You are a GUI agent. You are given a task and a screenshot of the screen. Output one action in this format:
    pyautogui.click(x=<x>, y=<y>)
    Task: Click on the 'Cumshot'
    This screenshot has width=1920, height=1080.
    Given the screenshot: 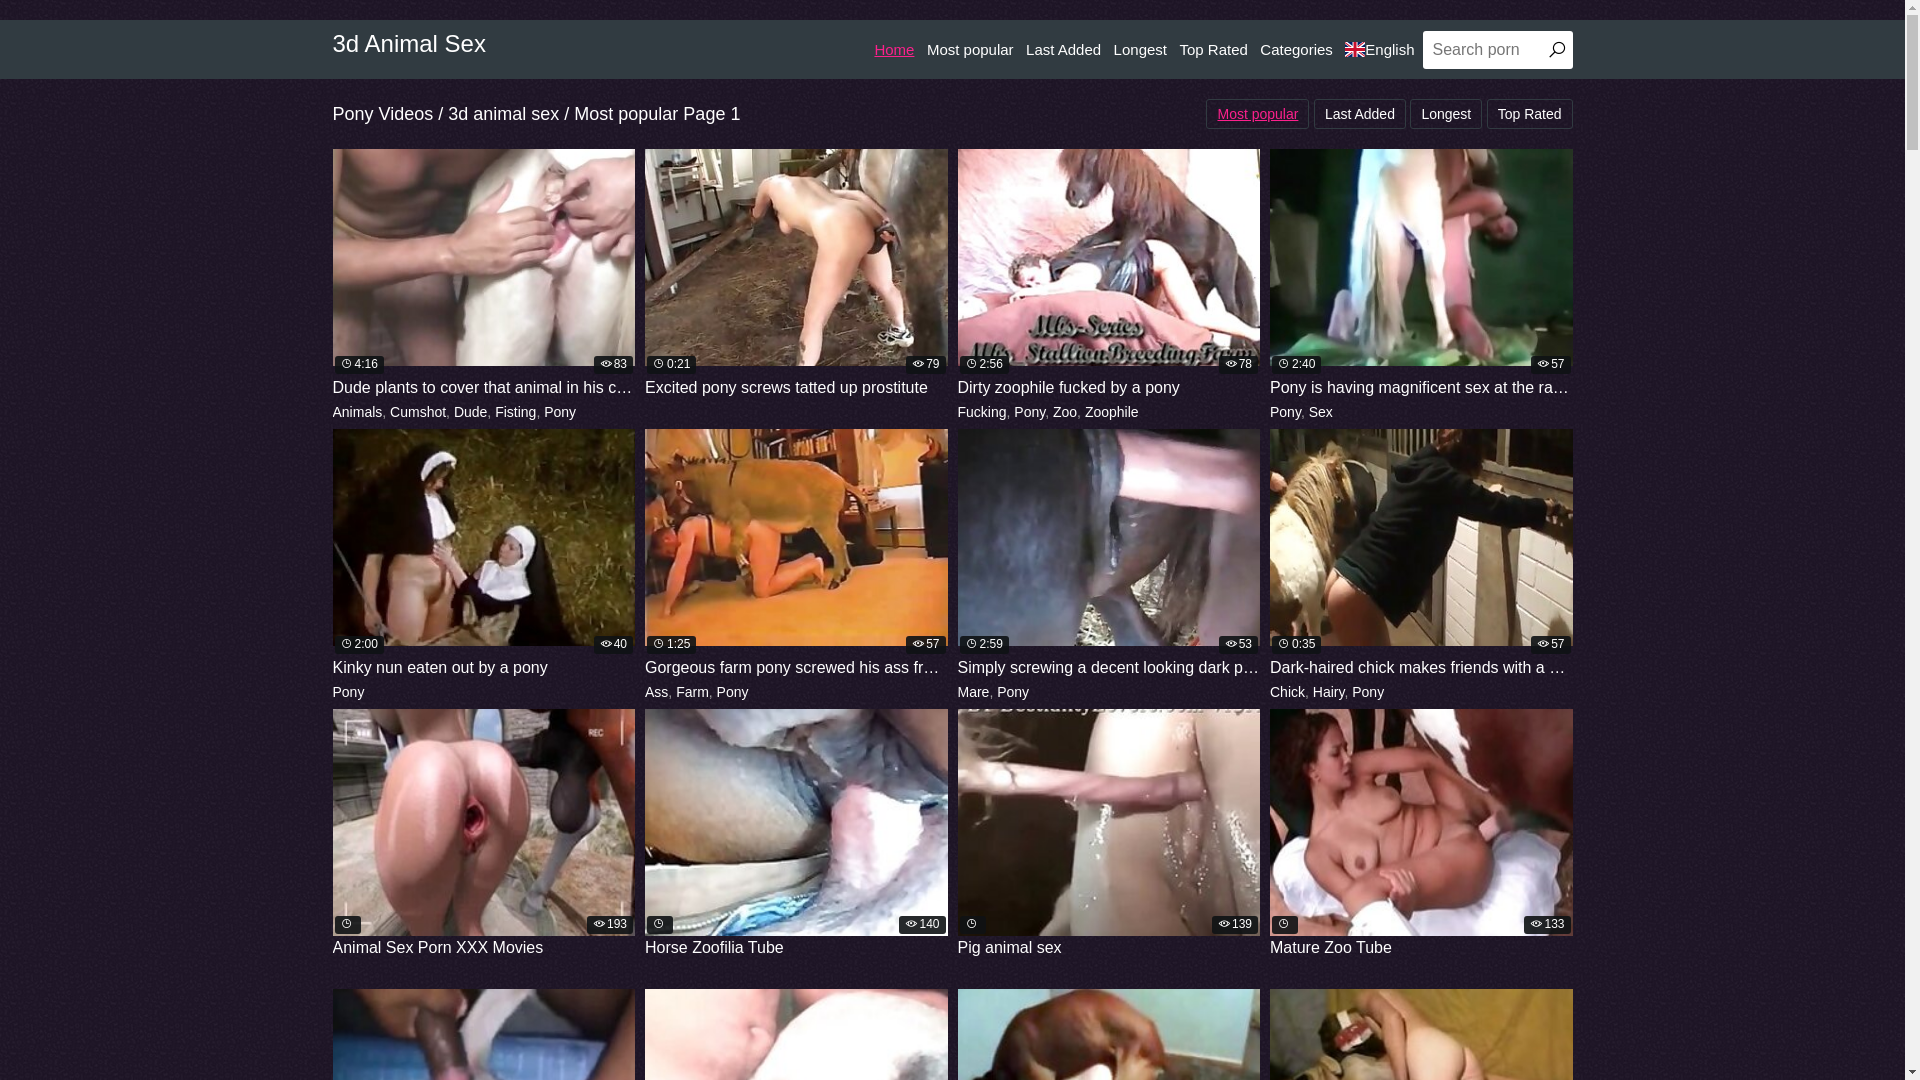 What is the action you would take?
    pyautogui.click(x=389, y=411)
    